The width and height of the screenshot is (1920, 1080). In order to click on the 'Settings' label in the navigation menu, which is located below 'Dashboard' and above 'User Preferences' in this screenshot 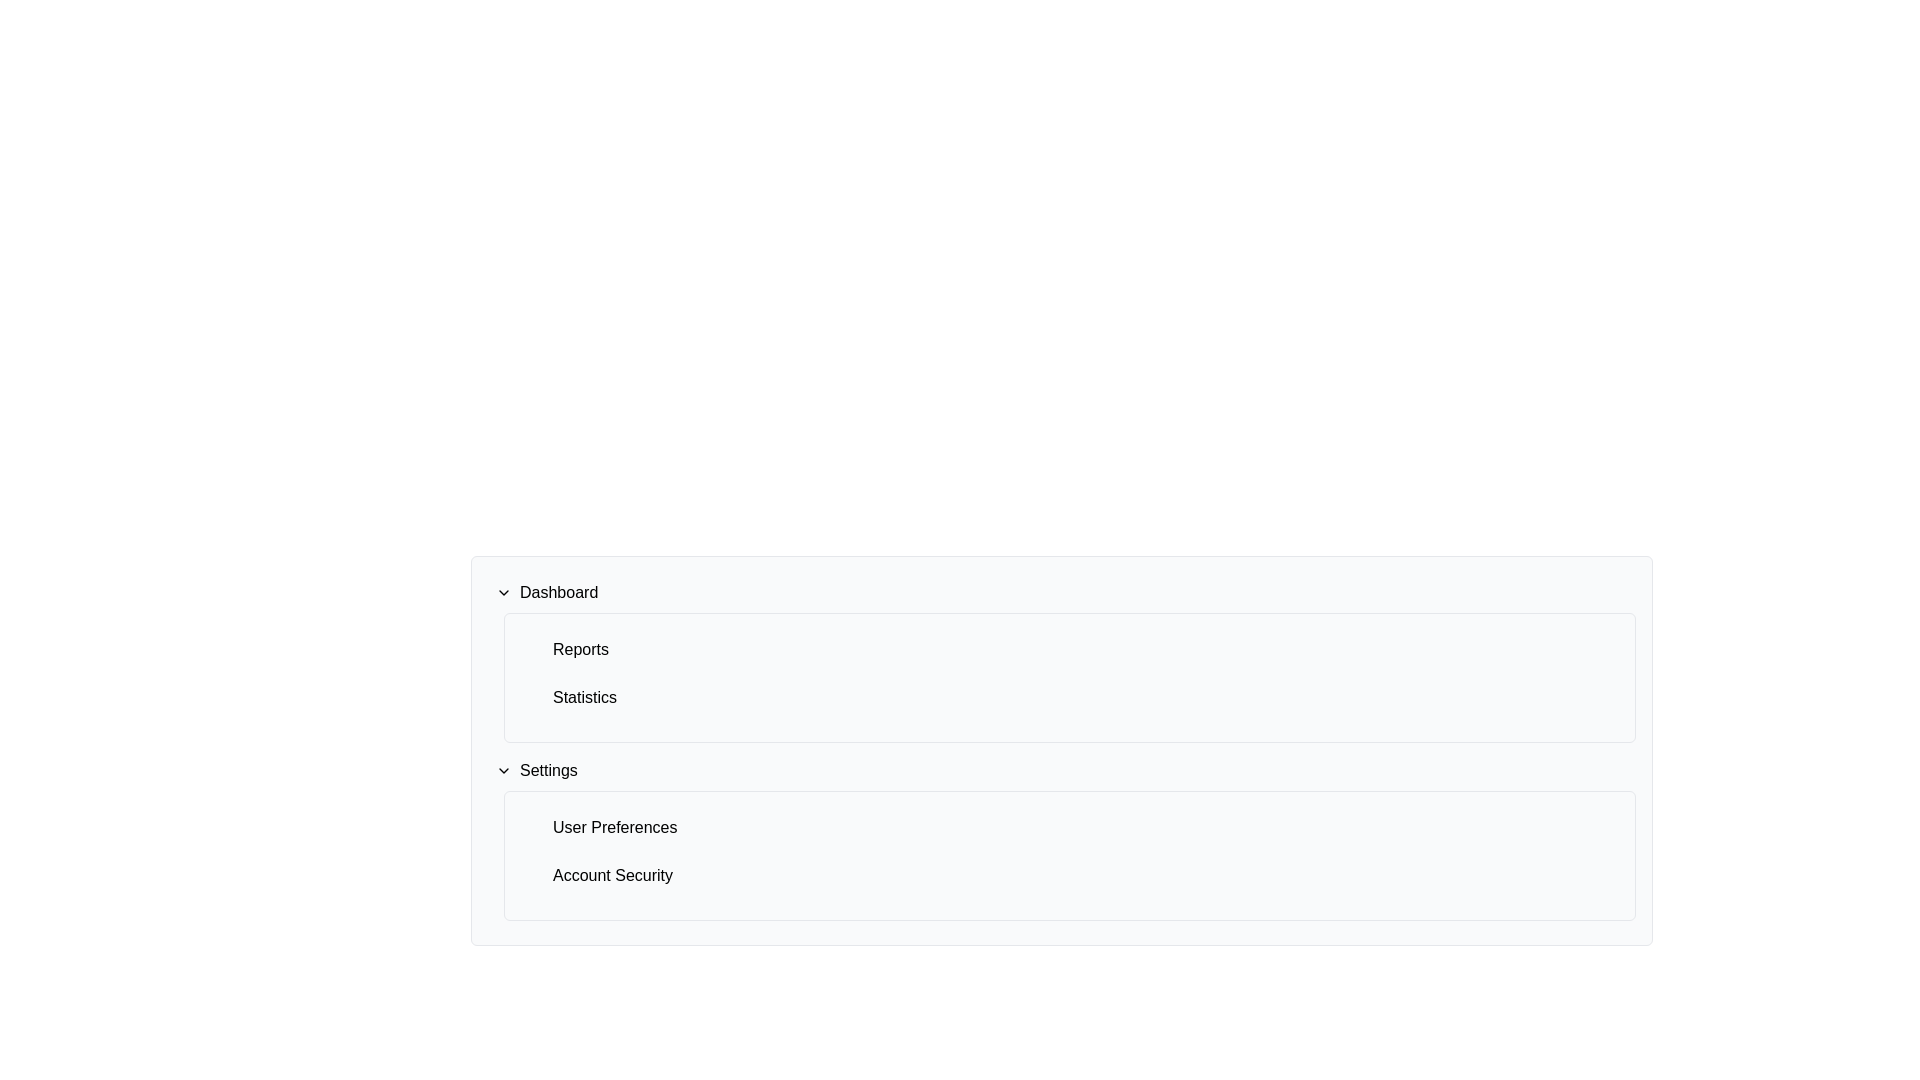, I will do `click(548, 770)`.